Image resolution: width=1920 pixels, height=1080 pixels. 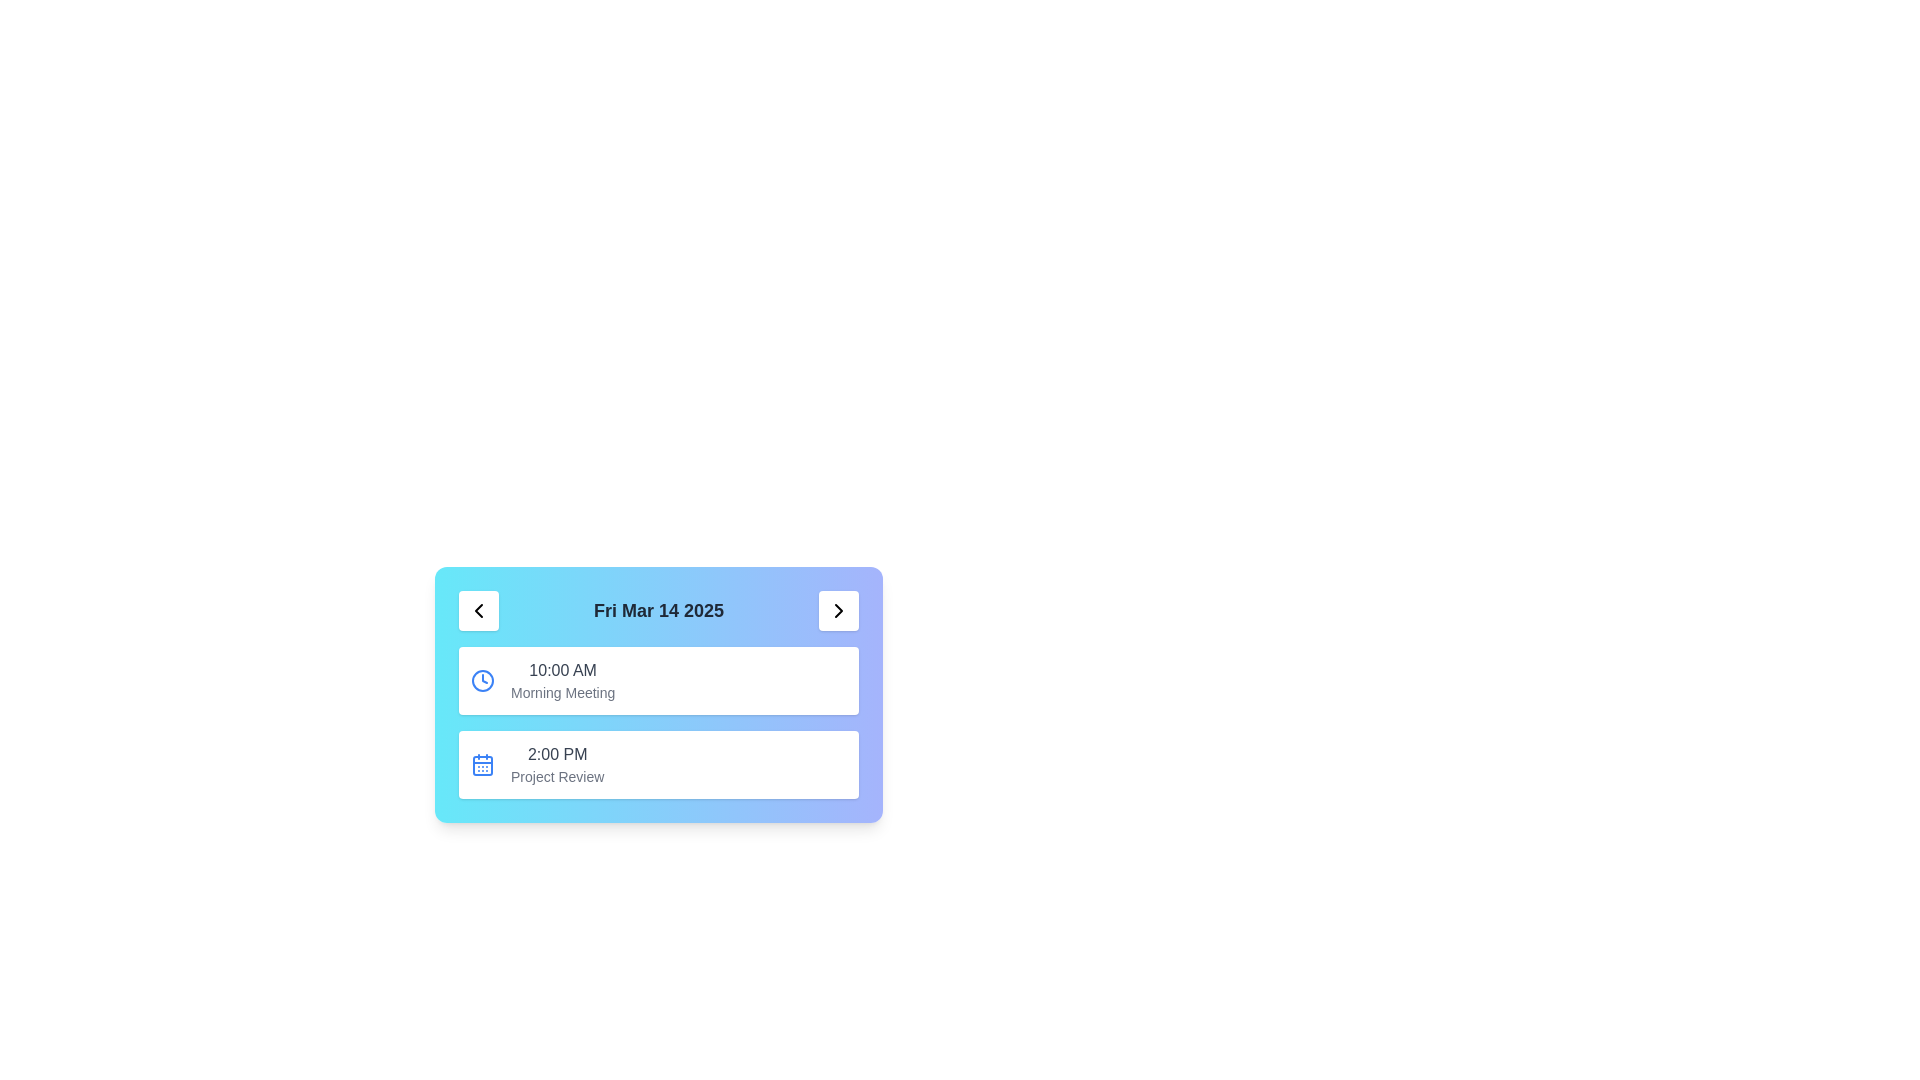 I want to click on on the text block displaying the scheduled event details for 'Morning Meeting' at '10:00 AM', so click(x=562, y=680).